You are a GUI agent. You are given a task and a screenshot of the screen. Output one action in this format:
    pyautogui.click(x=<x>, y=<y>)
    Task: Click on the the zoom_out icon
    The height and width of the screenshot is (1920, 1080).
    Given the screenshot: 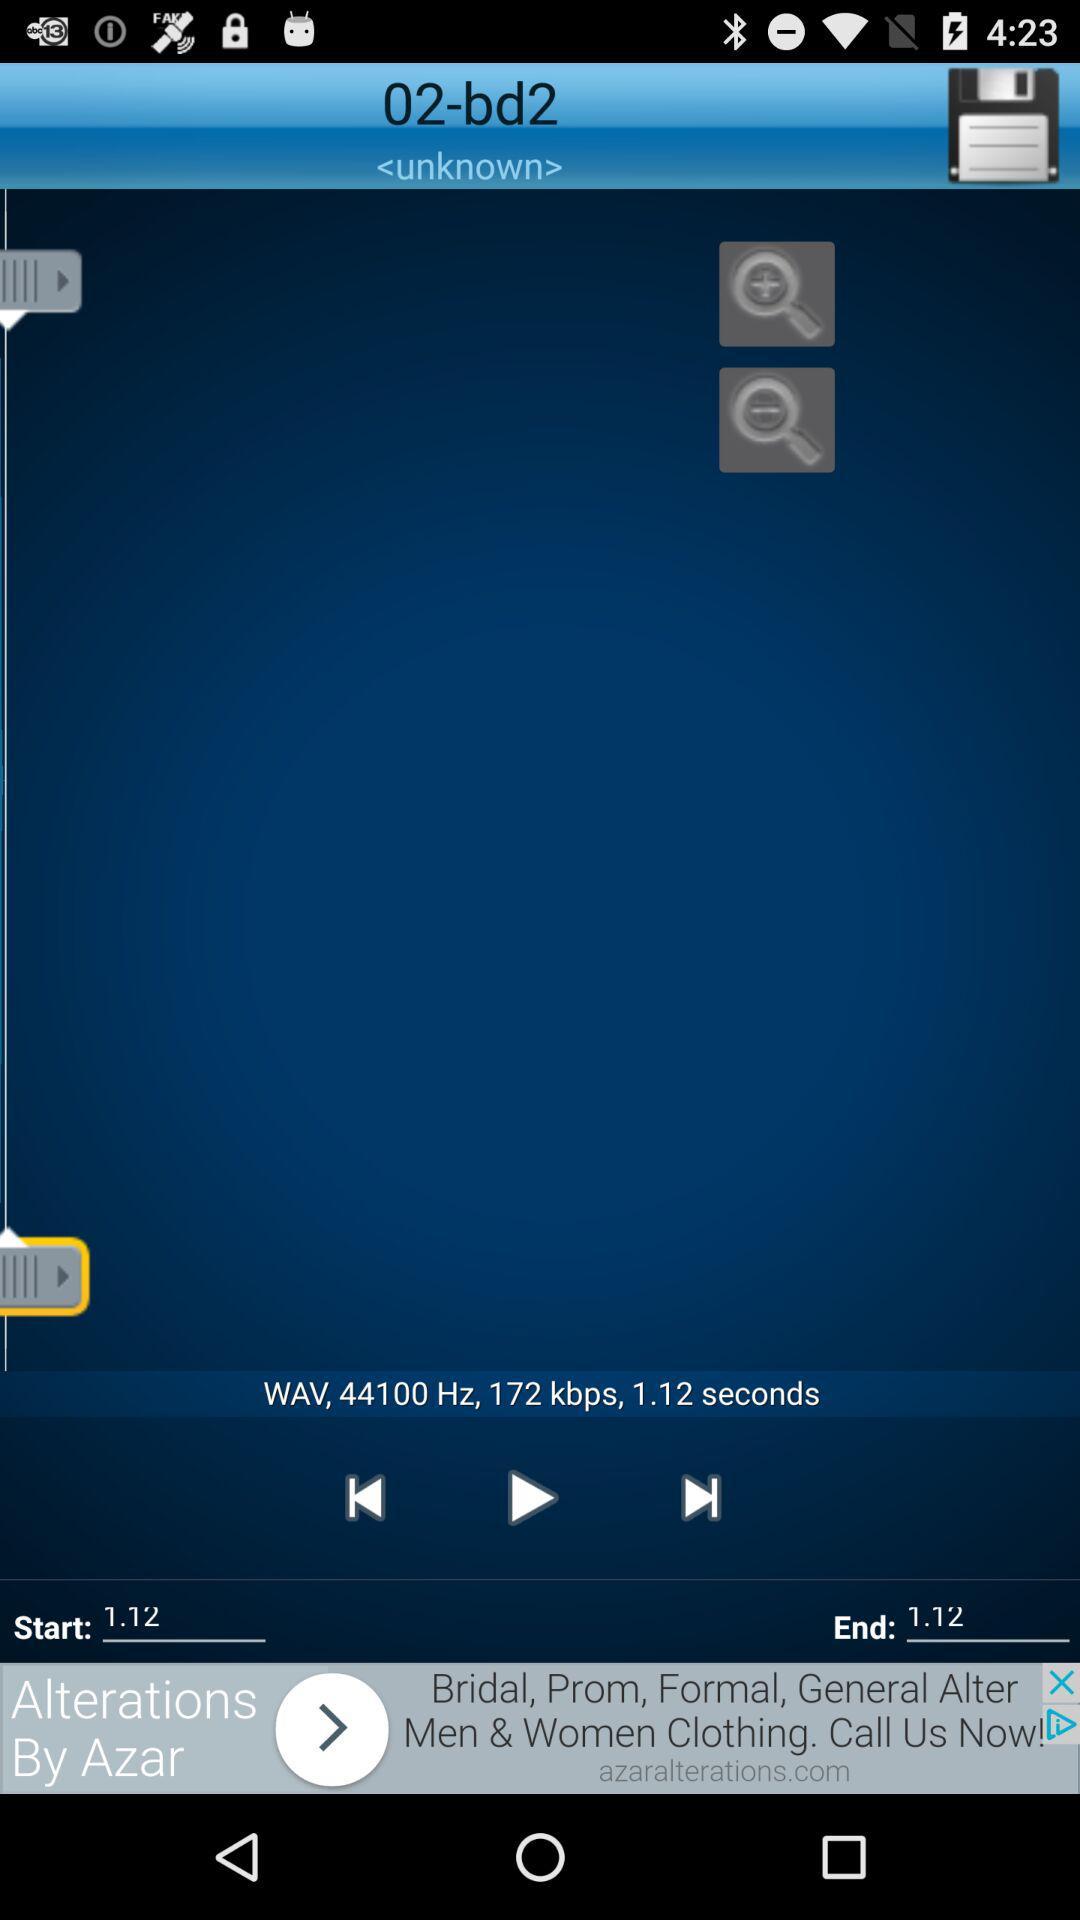 What is the action you would take?
    pyautogui.click(x=775, y=448)
    